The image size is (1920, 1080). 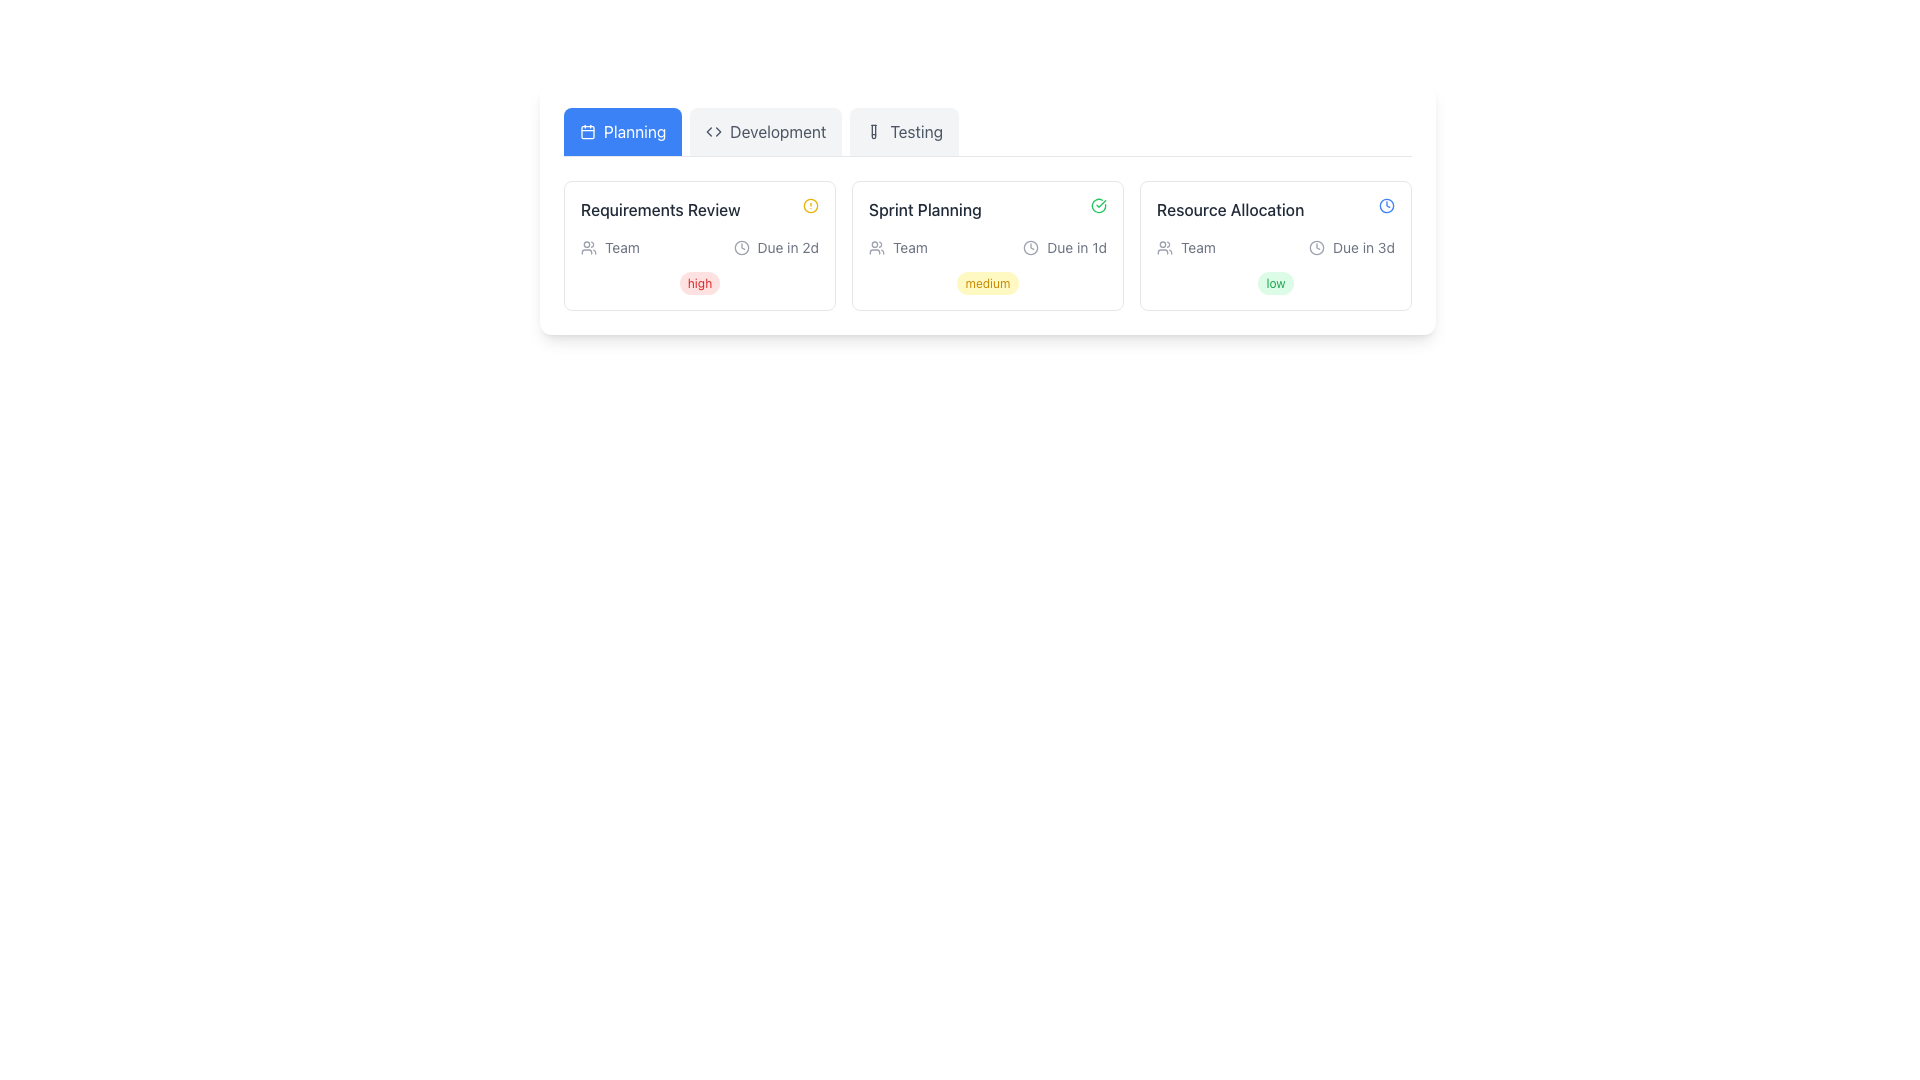 What do you see at coordinates (765, 131) in the screenshot?
I see `the 'Development' navigation tab, which is the second tab in the horizontal tab group located between 'Planning' and 'Testing'` at bounding box center [765, 131].